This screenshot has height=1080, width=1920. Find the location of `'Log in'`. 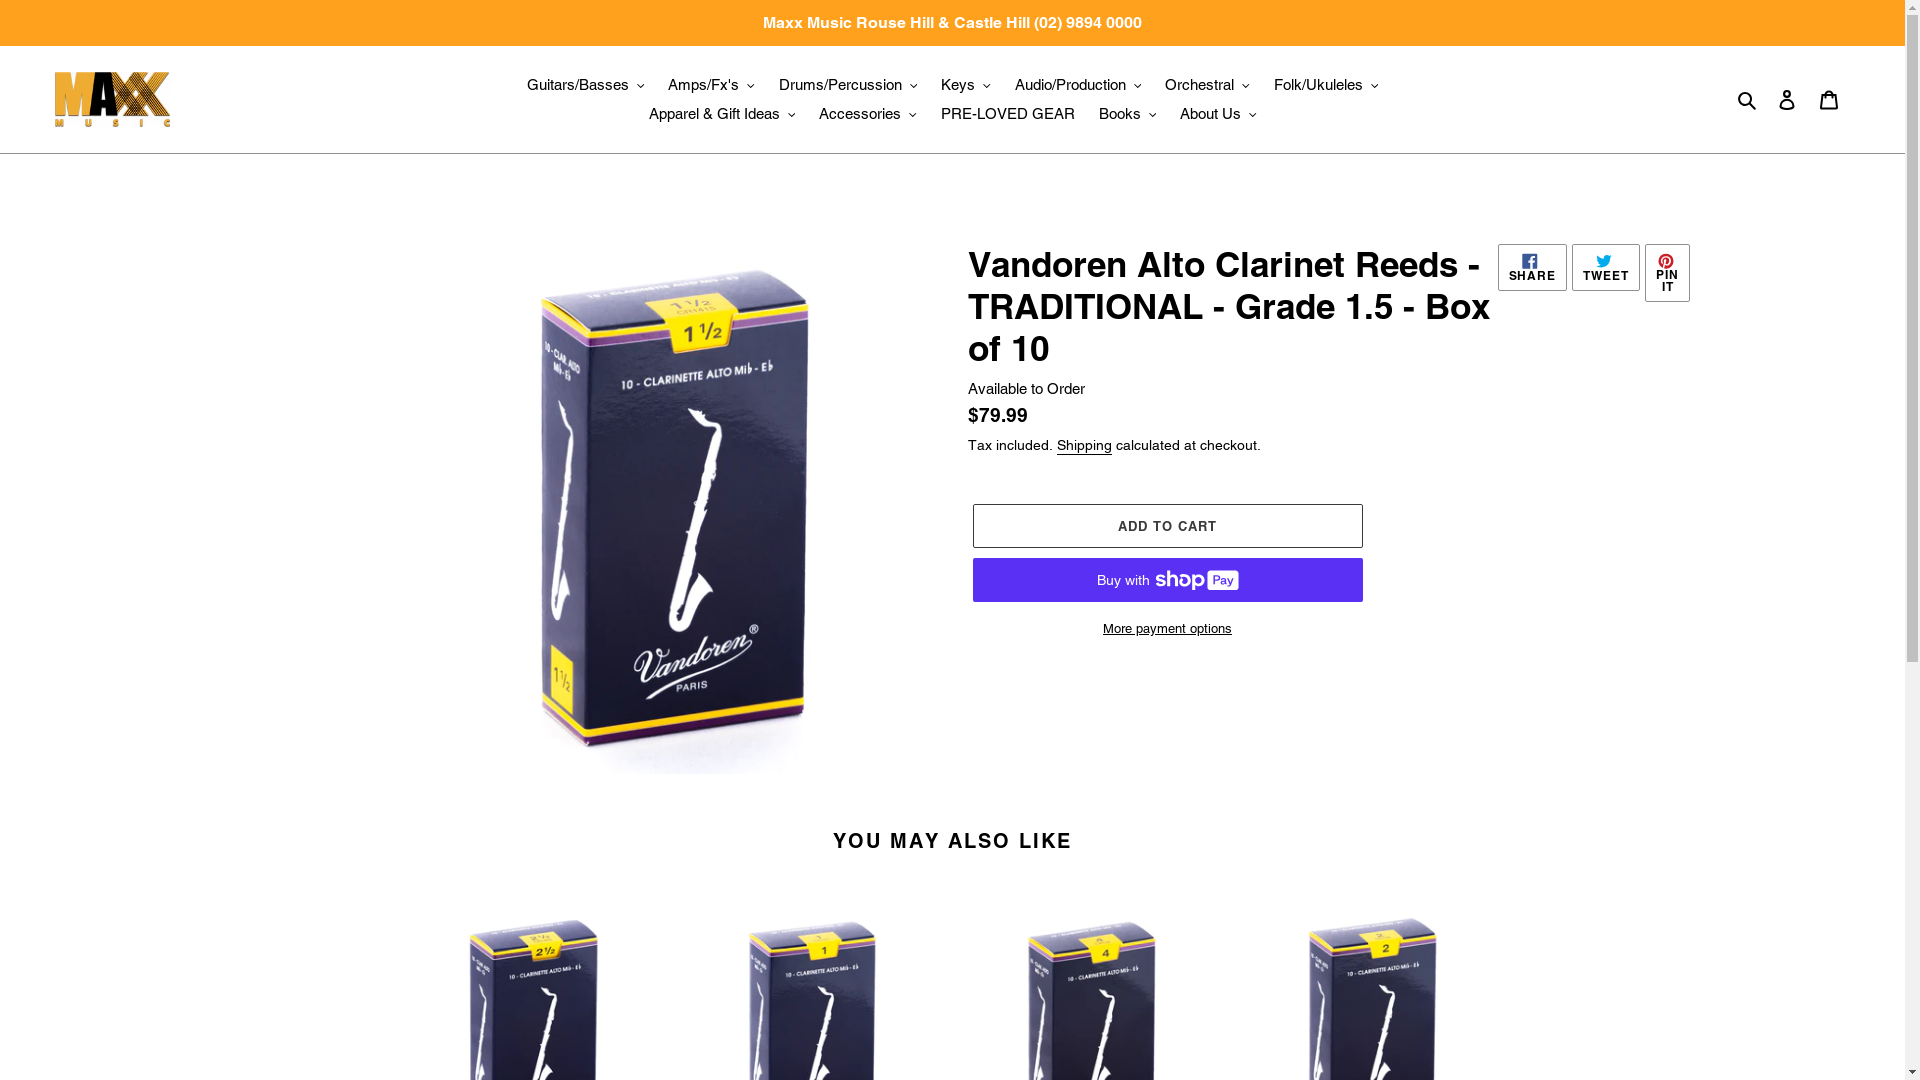

'Log in' is located at coordinates (1766, 99).